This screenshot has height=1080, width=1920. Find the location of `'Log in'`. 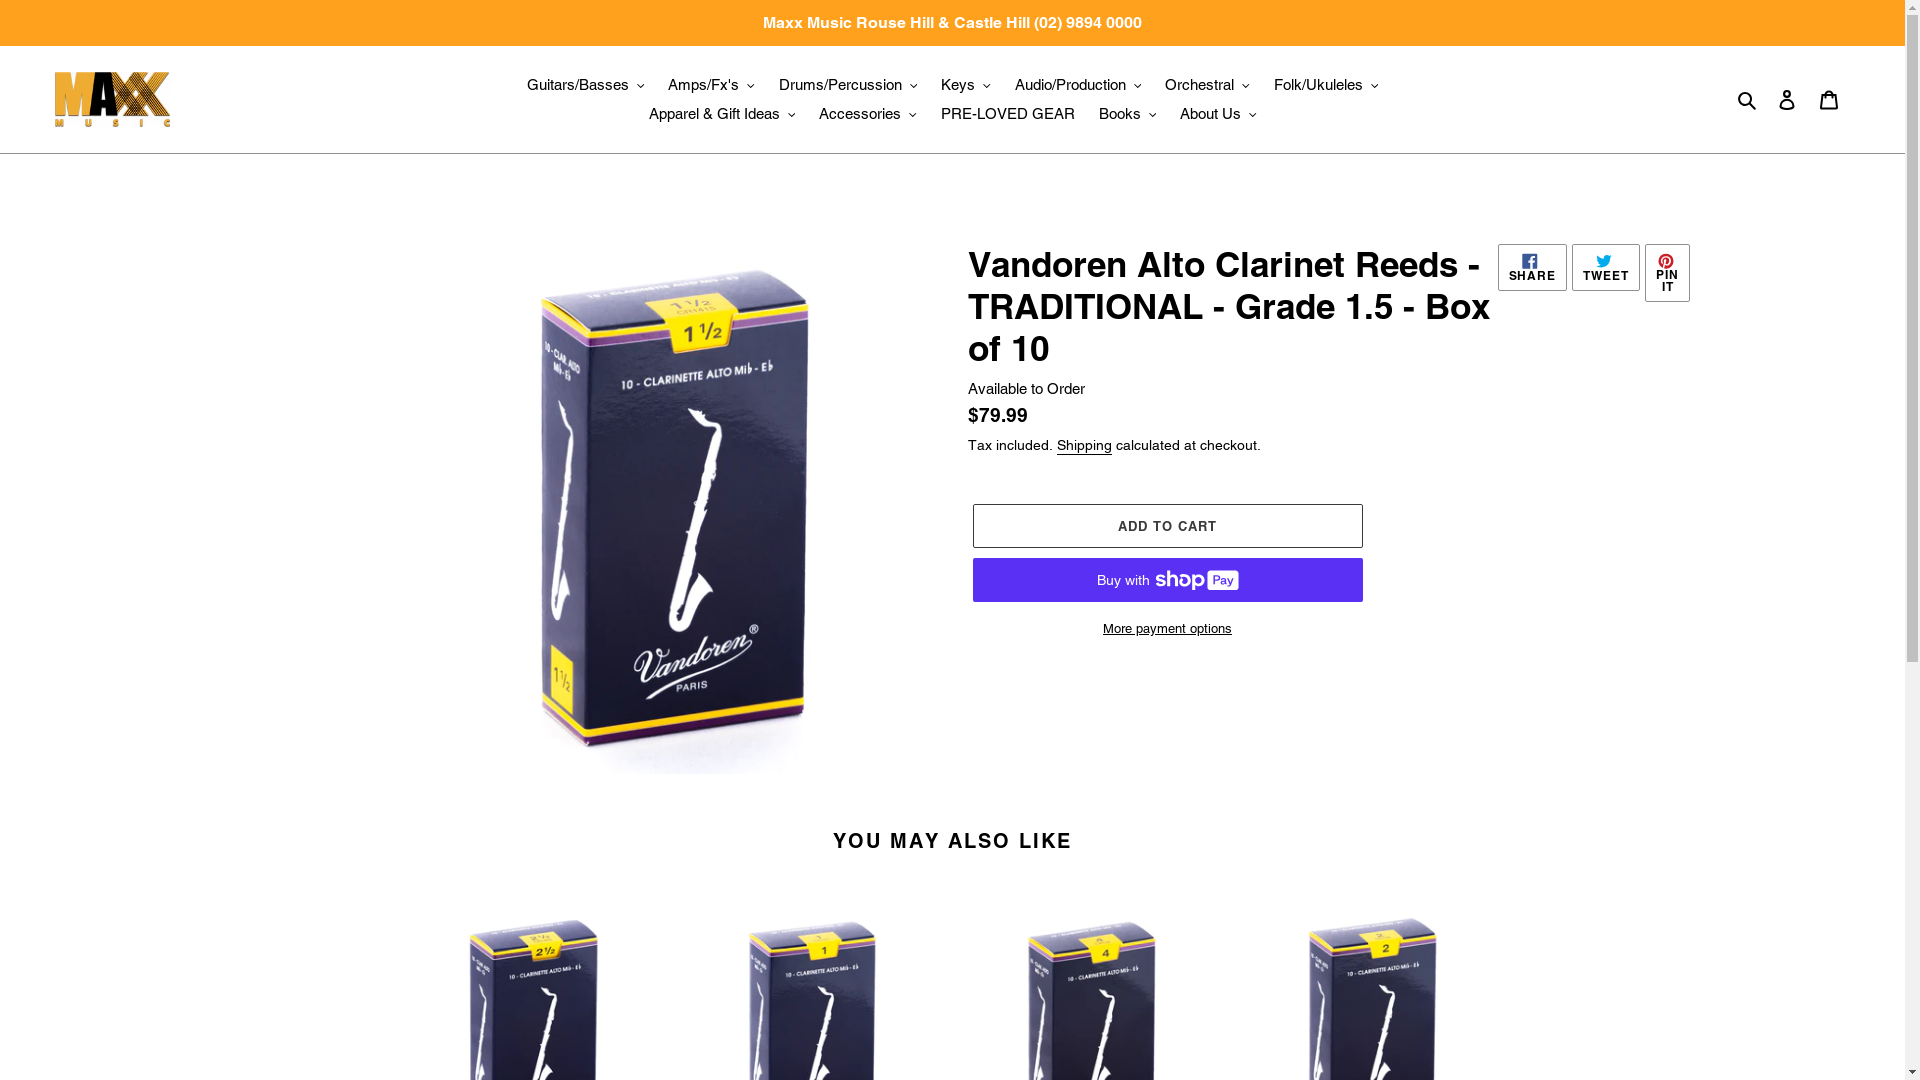

'Log in' is located at coordinates (1766, 99).